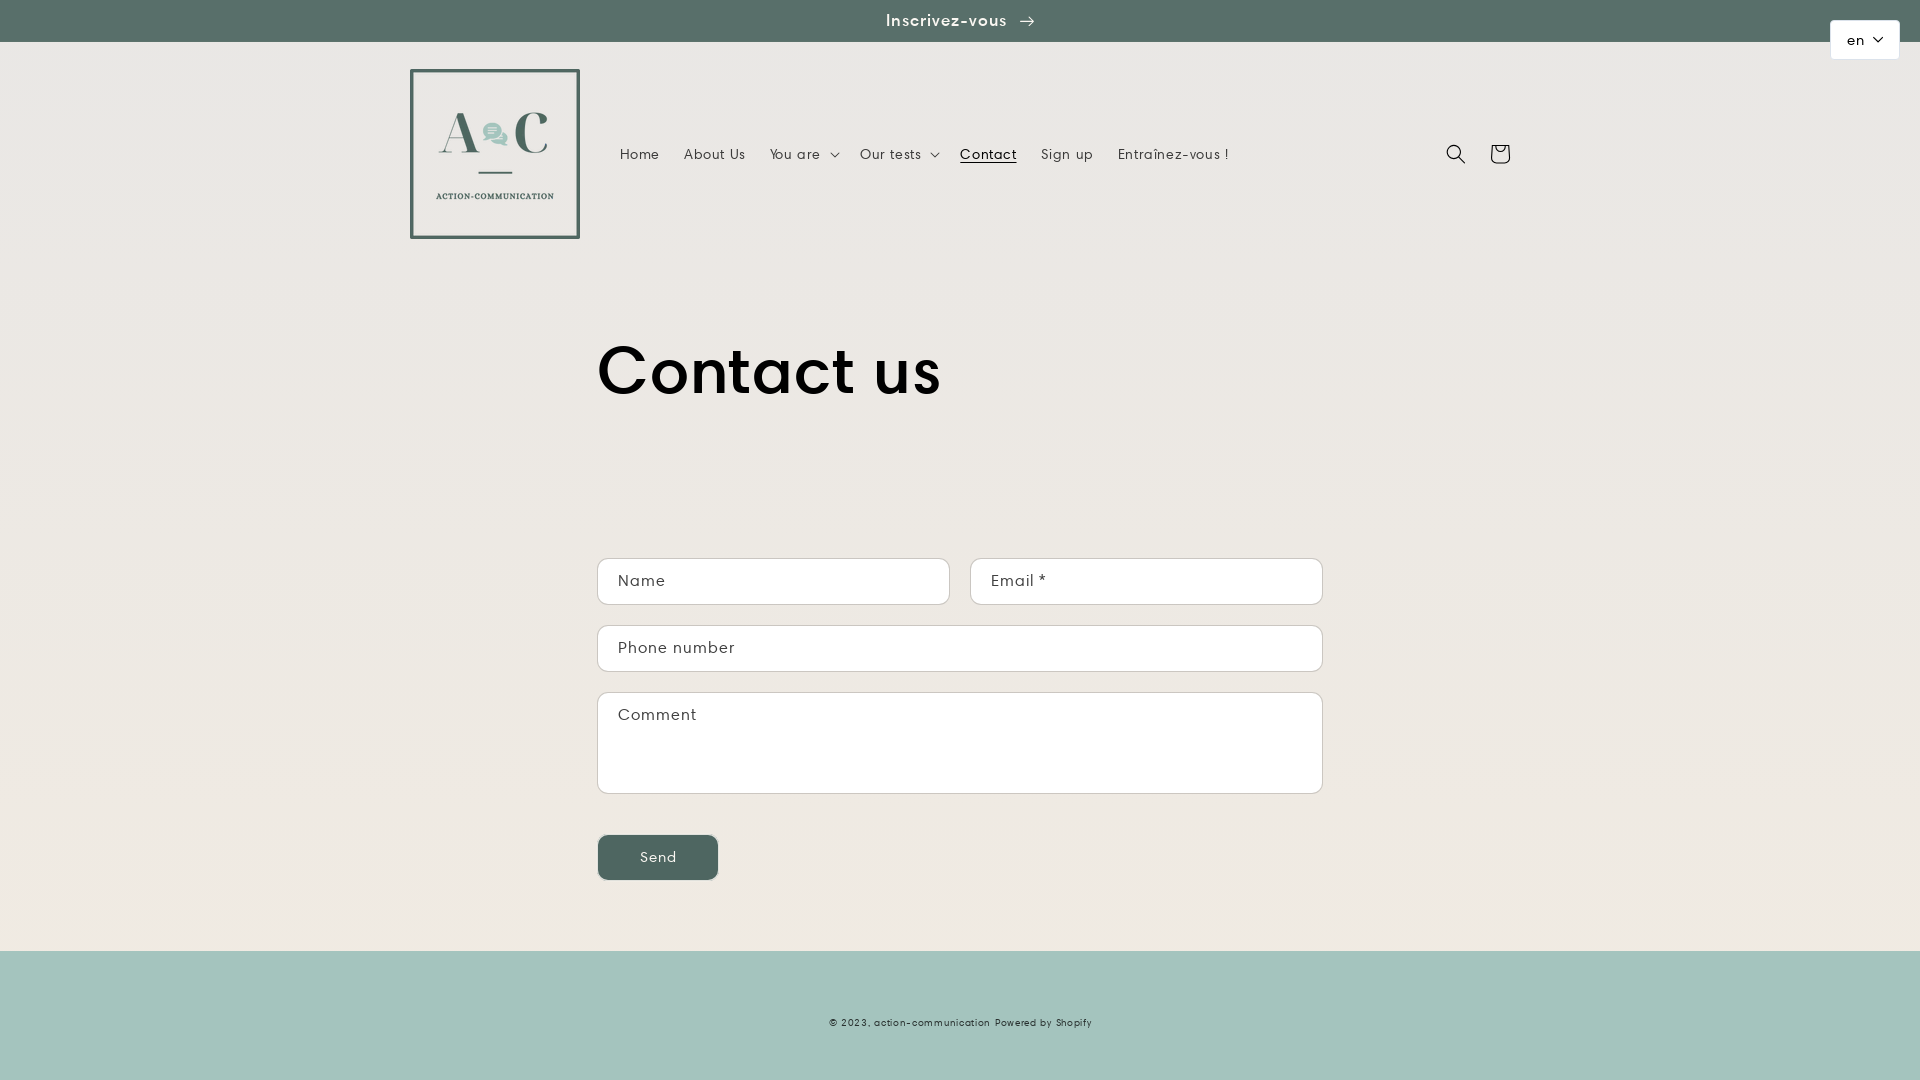 The image size is (1920, 1080). Describe the element at coordinates (873, 1022) in the screenshot. I see `'action-communication'` at that location.